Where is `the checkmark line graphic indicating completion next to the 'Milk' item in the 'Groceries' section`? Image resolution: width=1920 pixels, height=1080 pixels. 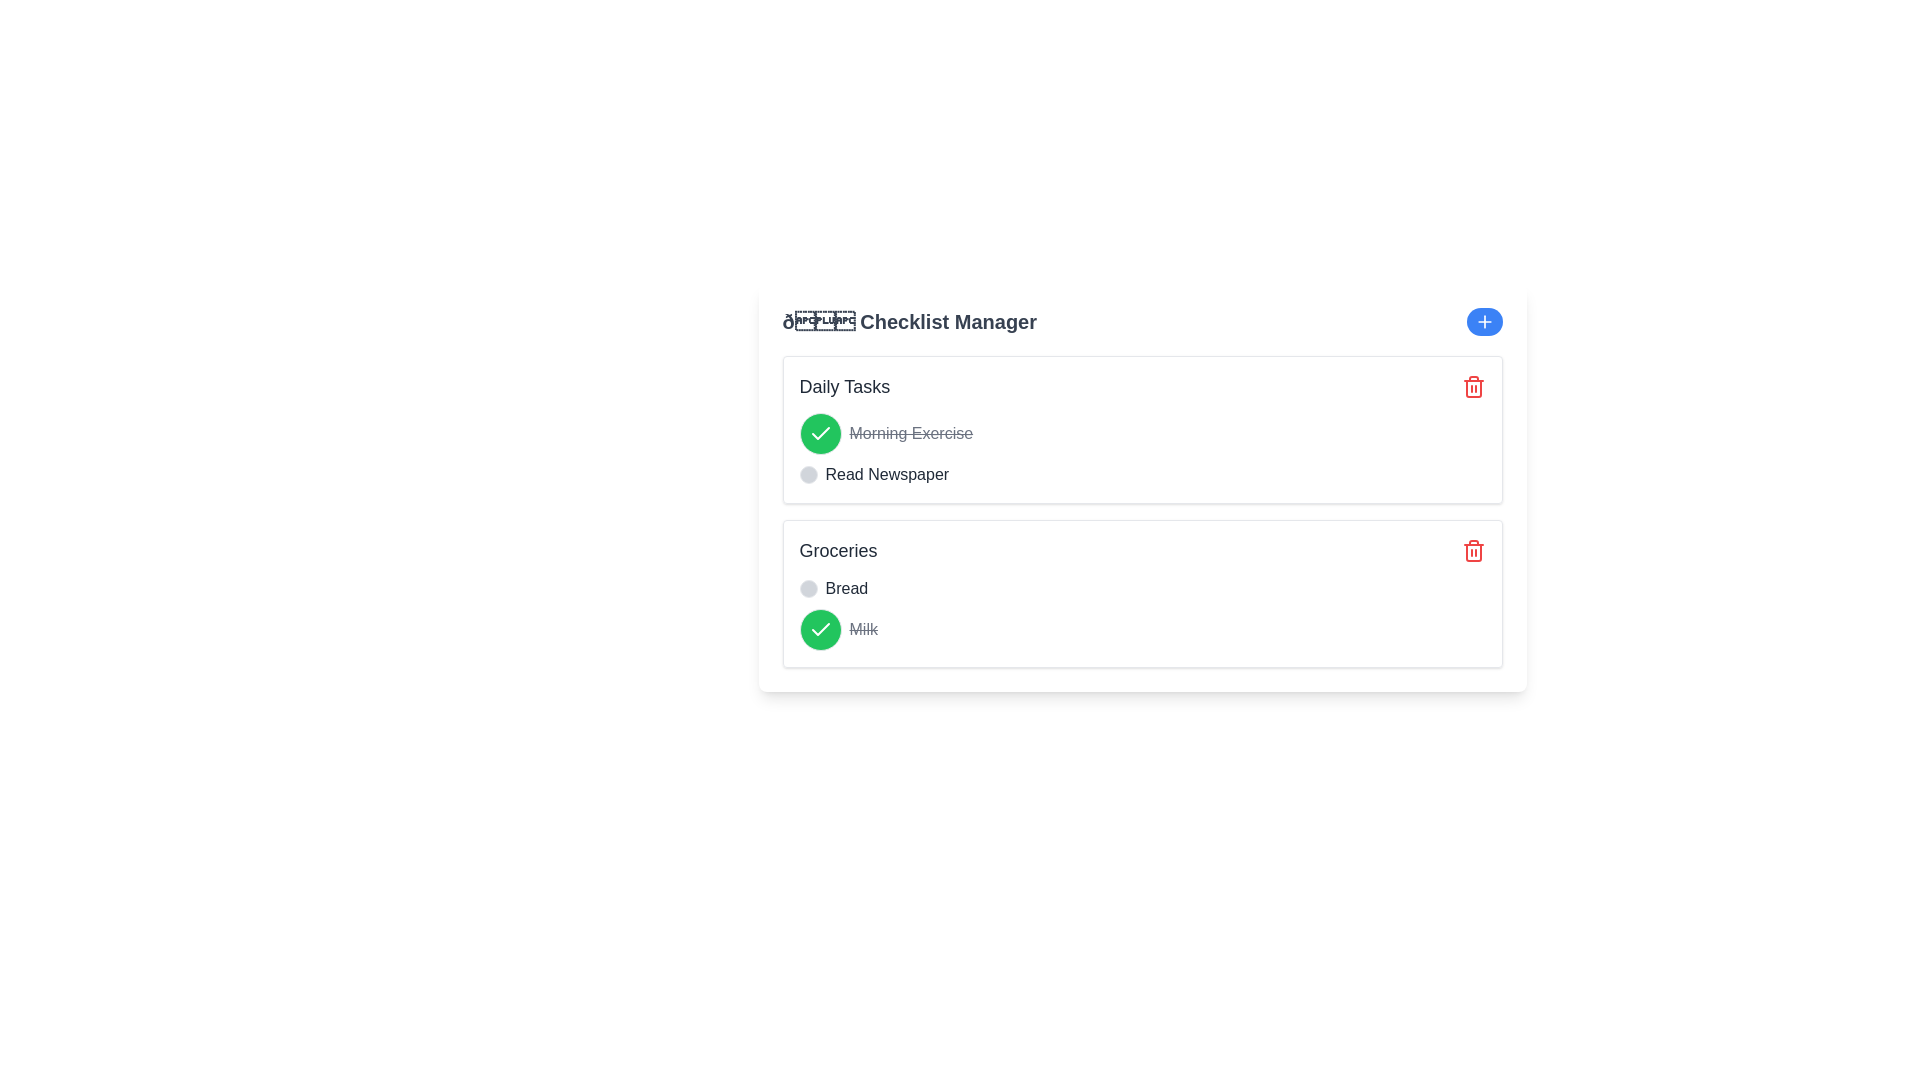
the checkmark line graphic indicating completion next to the 'Milk' item in the 'Groceries' section is located at coordinates (820, 432).